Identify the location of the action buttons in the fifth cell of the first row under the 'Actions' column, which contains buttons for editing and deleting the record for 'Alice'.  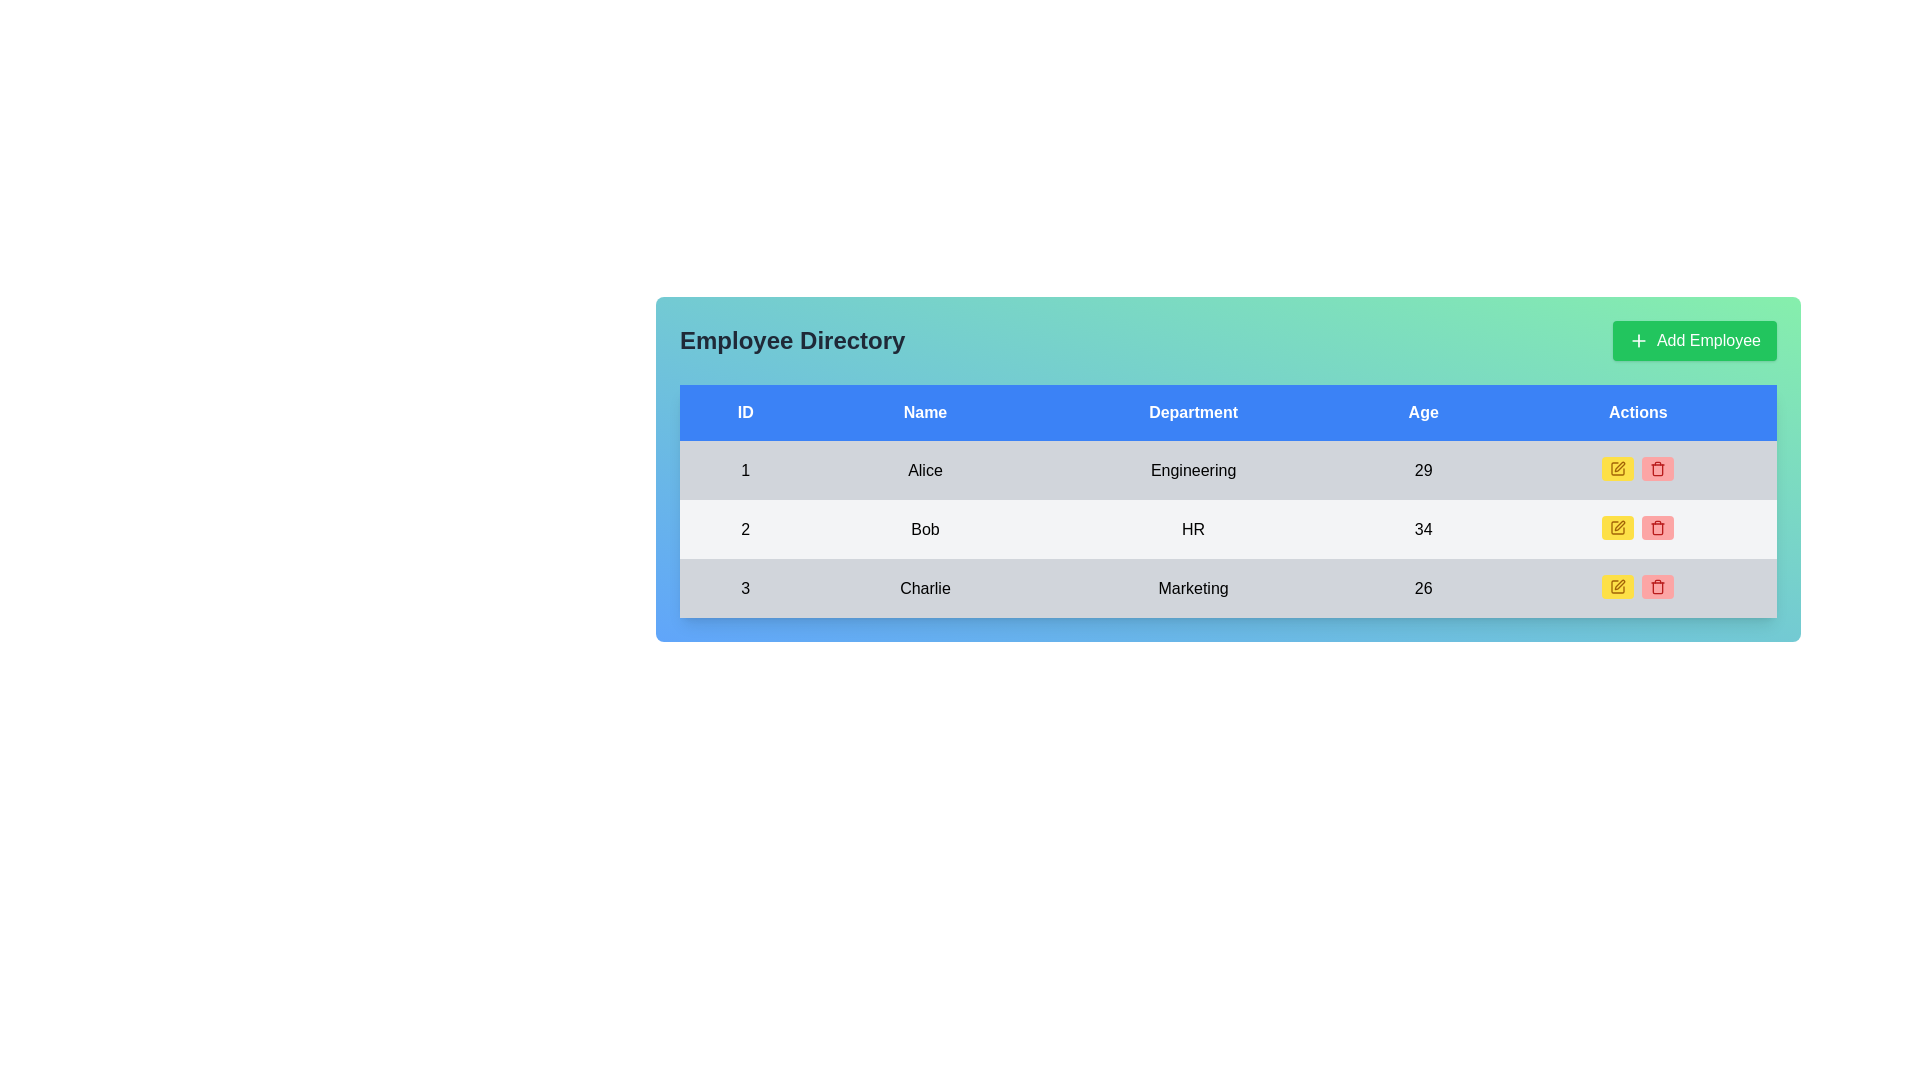
(1638, 470).